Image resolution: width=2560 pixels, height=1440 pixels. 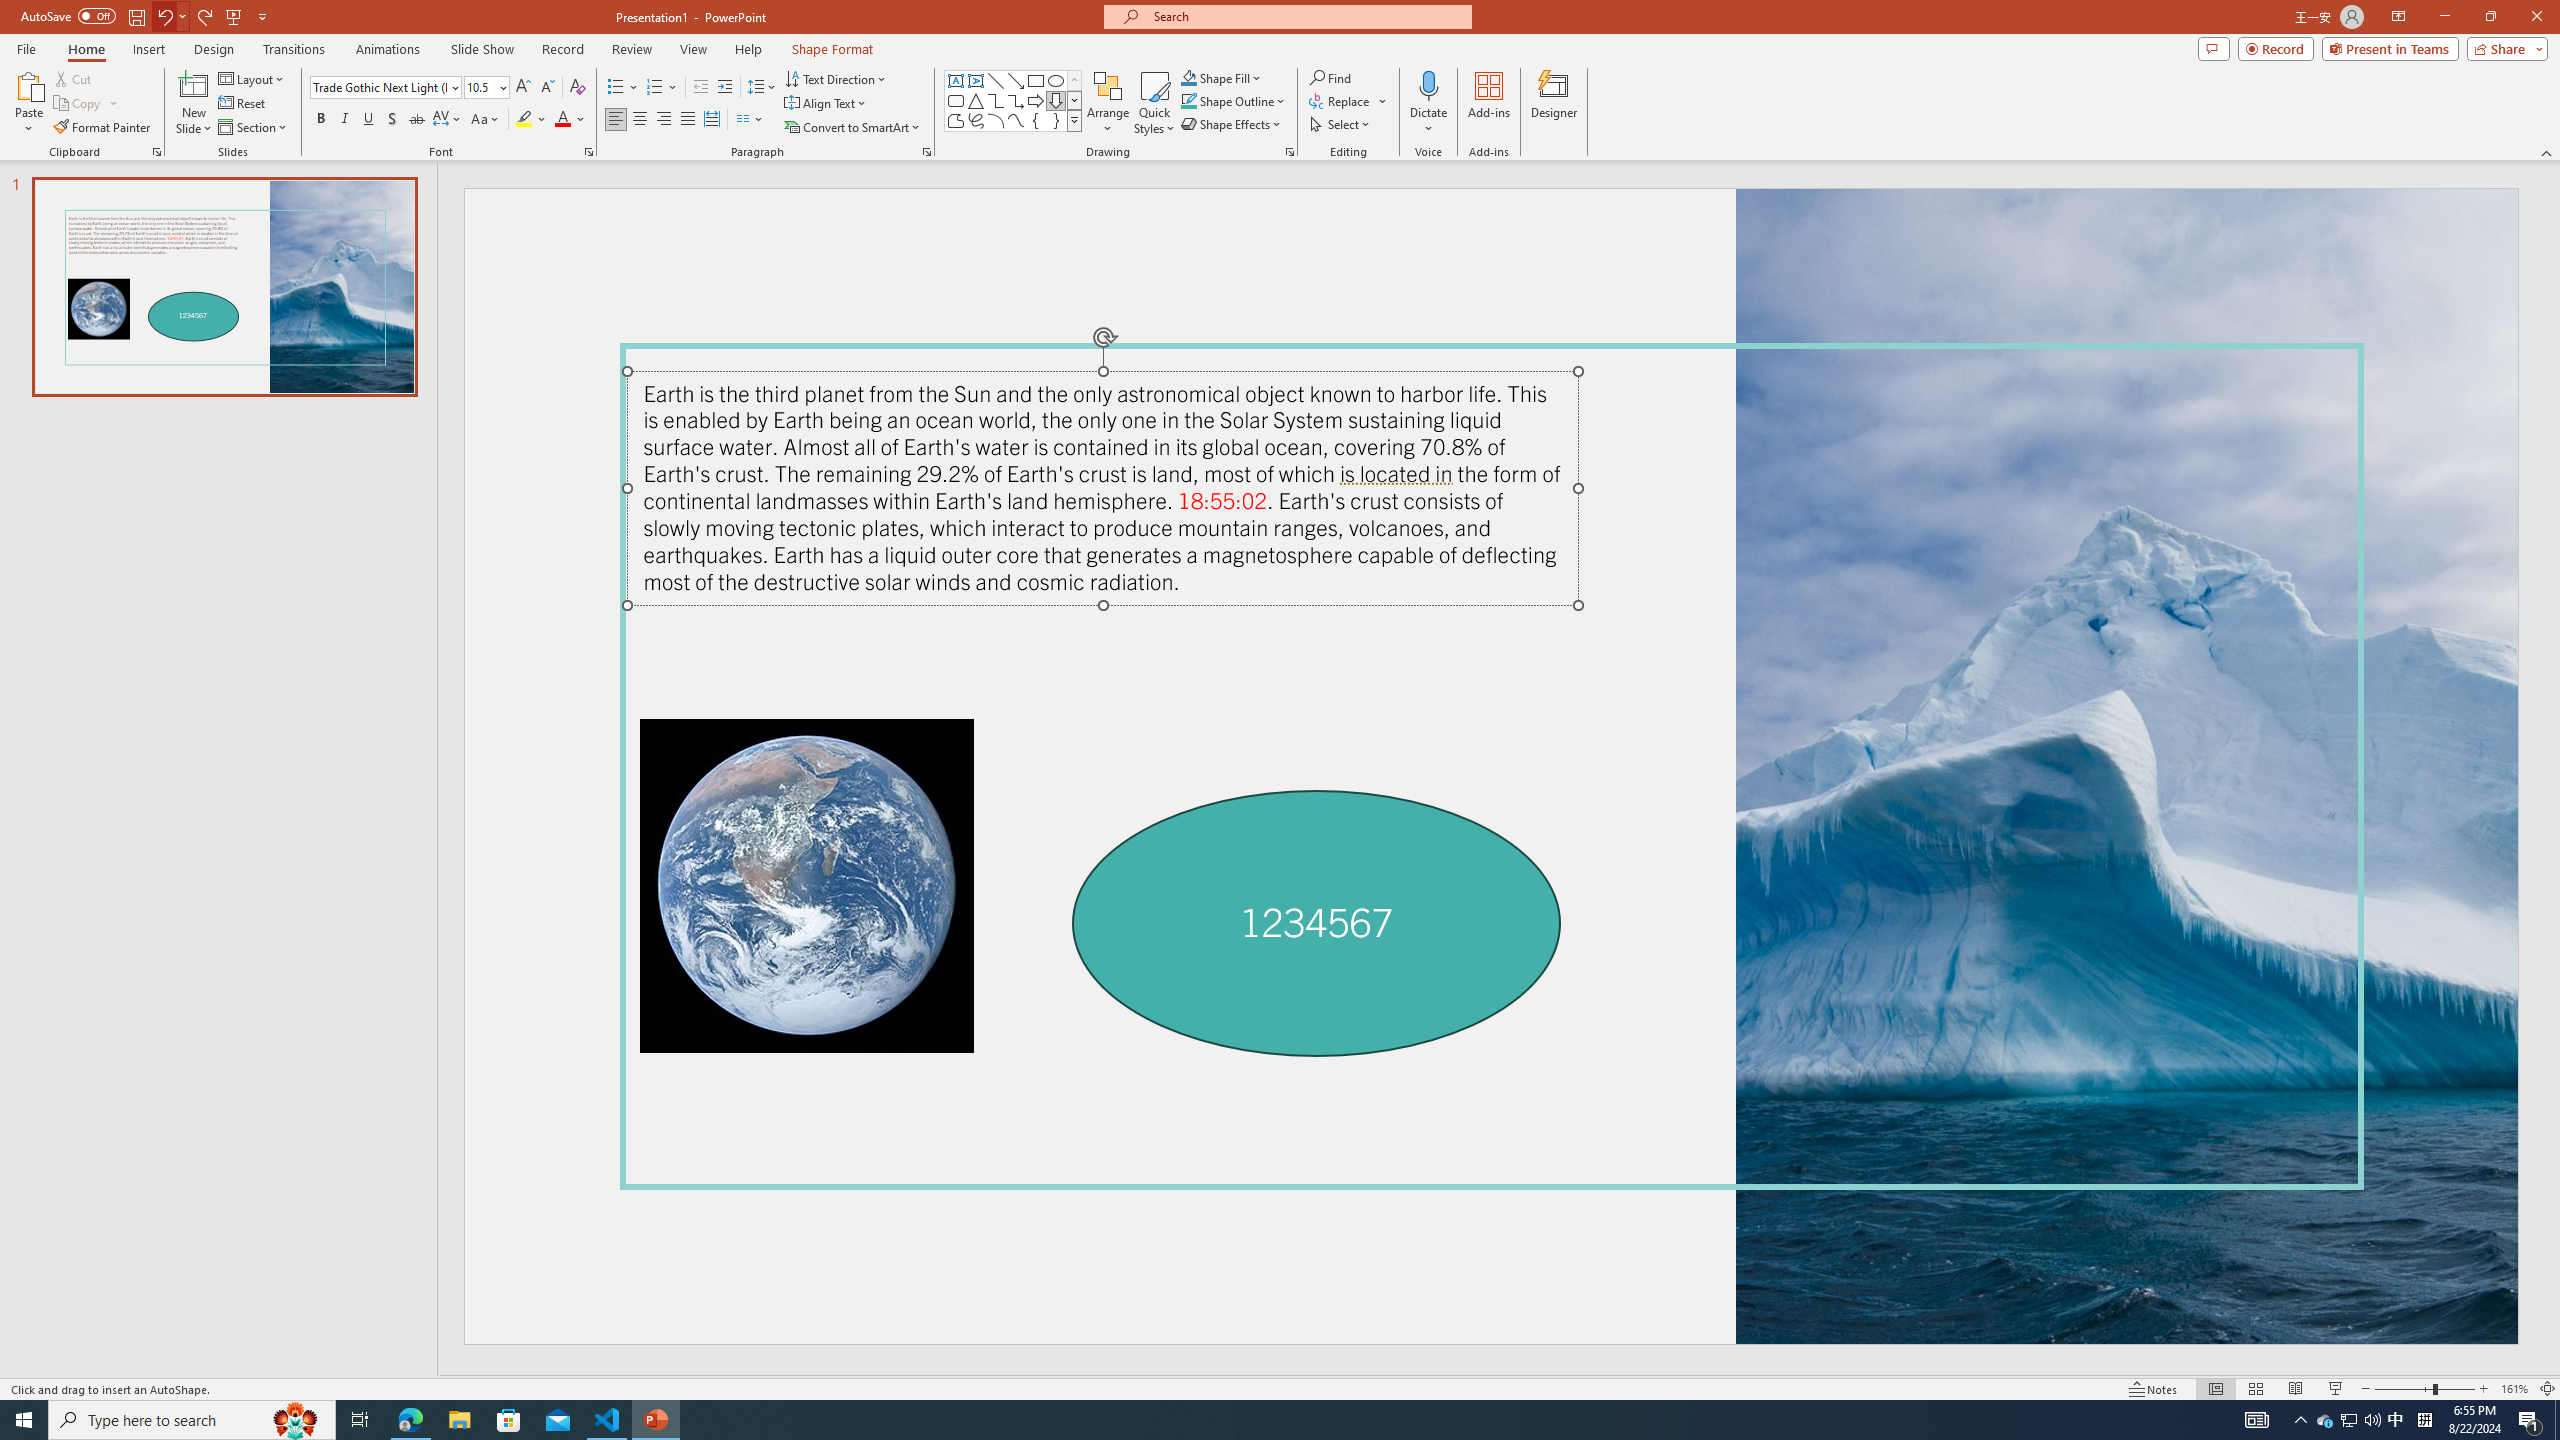 What do you see at coordinates (2515, 1389) in the screenshot?
I see `'Zoom 161%'` at bounding box center [2515, 1389].